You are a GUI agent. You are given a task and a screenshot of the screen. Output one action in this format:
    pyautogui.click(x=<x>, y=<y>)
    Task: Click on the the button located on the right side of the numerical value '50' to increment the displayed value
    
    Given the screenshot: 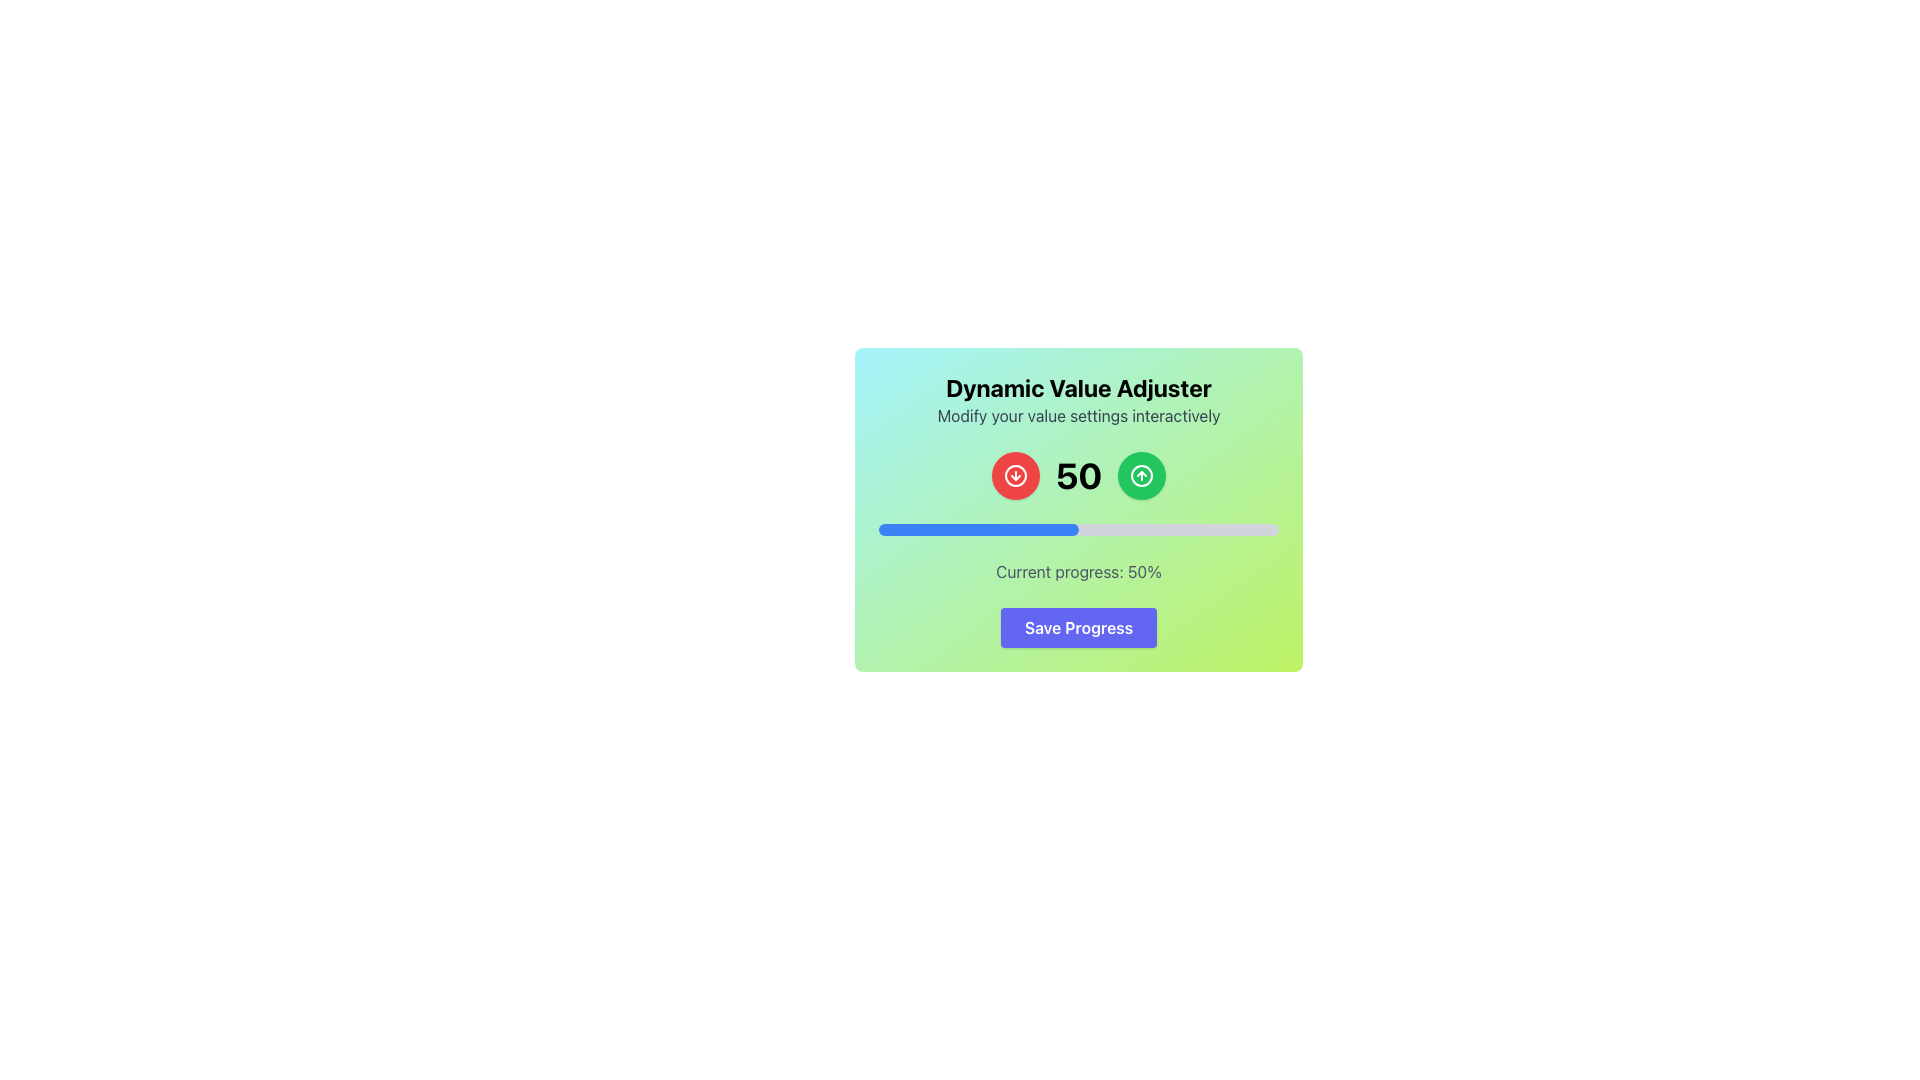 What is the action you would take?
    pyautogui.click(x=1142, y=475)
    